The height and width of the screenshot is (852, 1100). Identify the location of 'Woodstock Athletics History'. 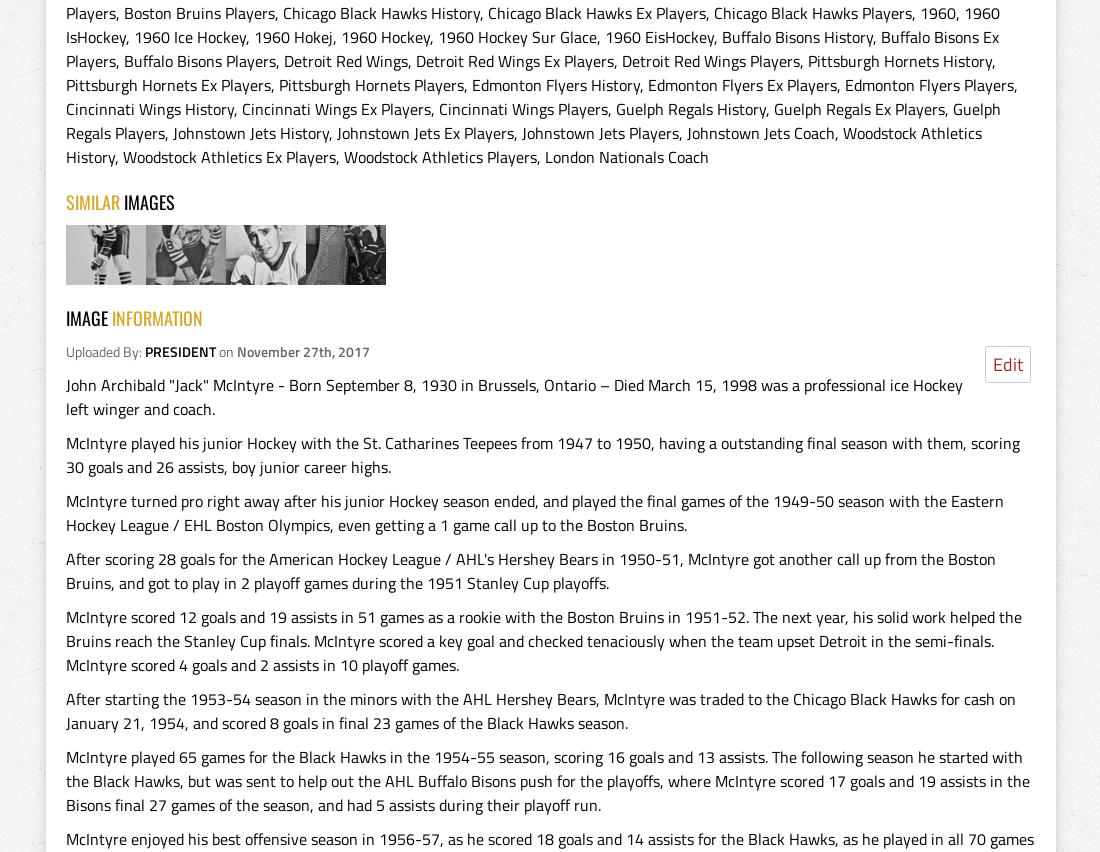
(524, 144).